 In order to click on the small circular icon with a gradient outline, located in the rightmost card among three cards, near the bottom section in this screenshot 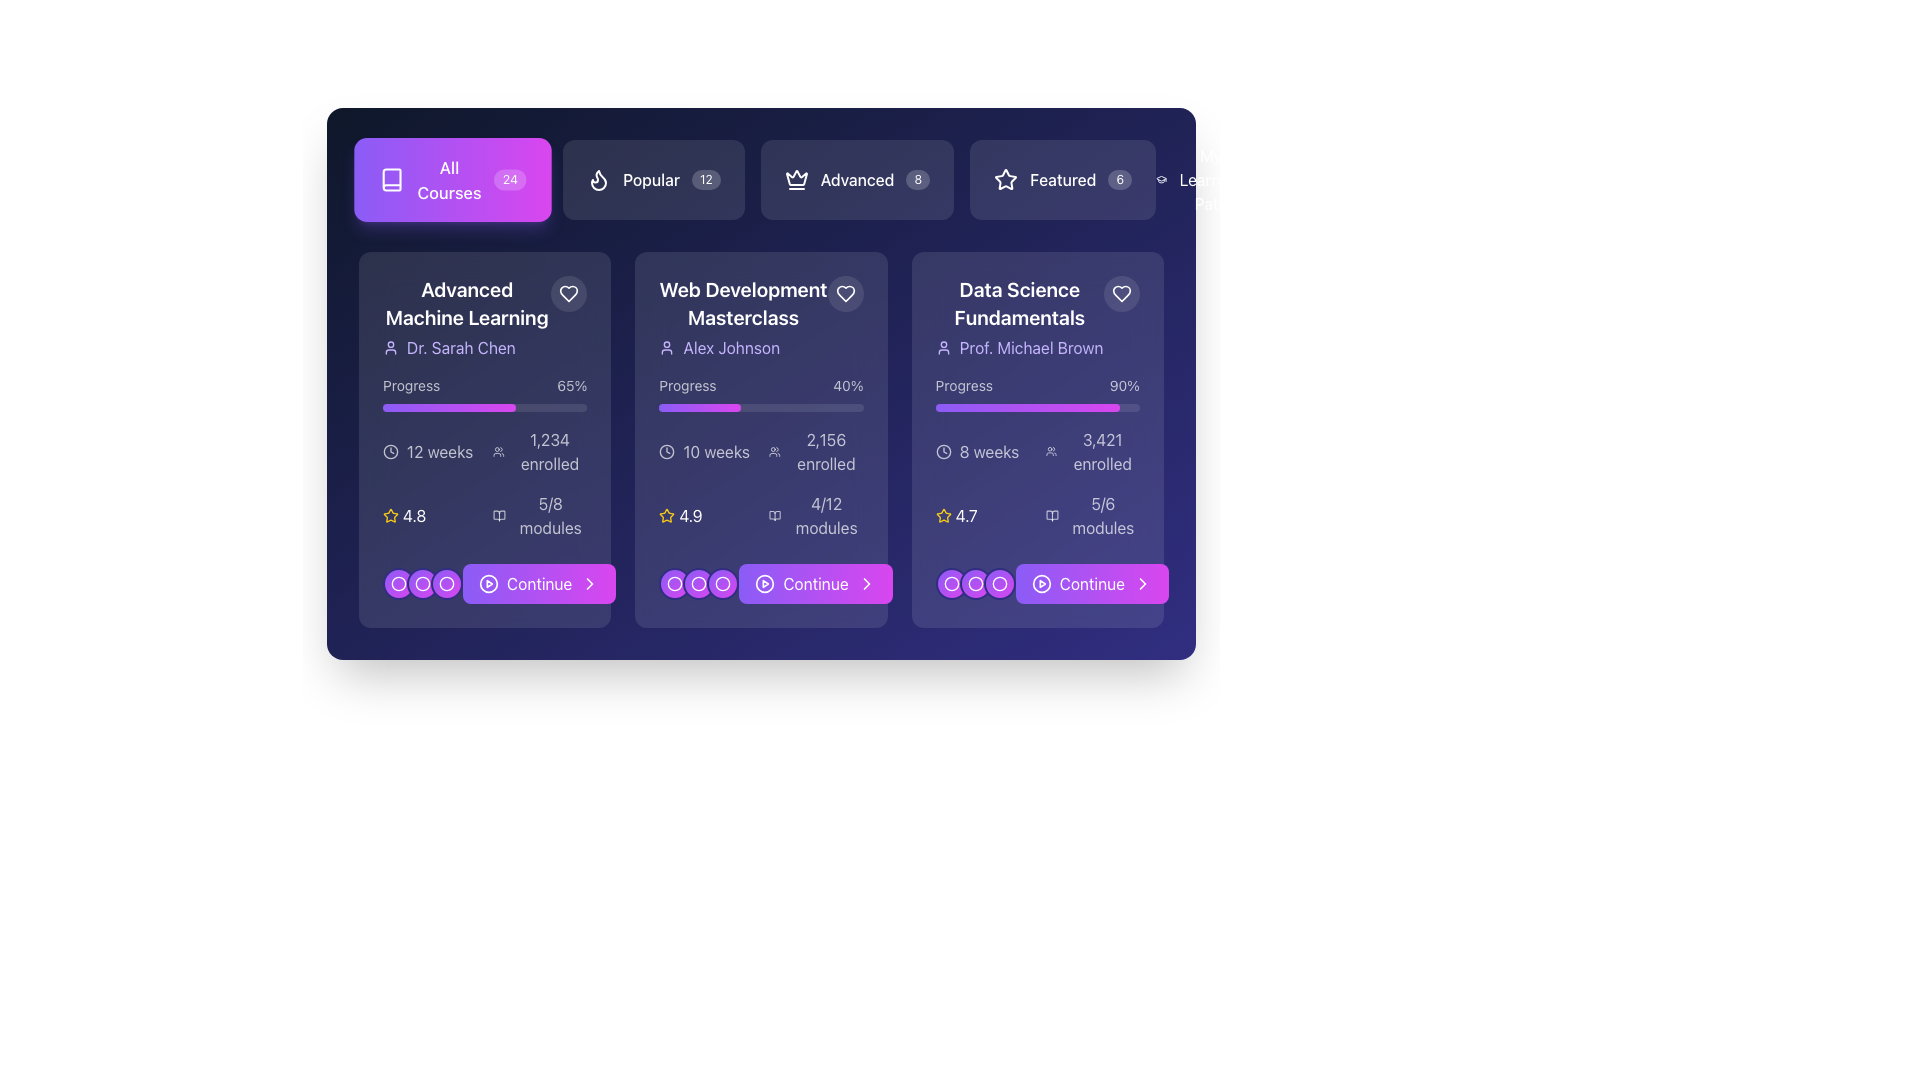, I will do `click(950, 583)`.